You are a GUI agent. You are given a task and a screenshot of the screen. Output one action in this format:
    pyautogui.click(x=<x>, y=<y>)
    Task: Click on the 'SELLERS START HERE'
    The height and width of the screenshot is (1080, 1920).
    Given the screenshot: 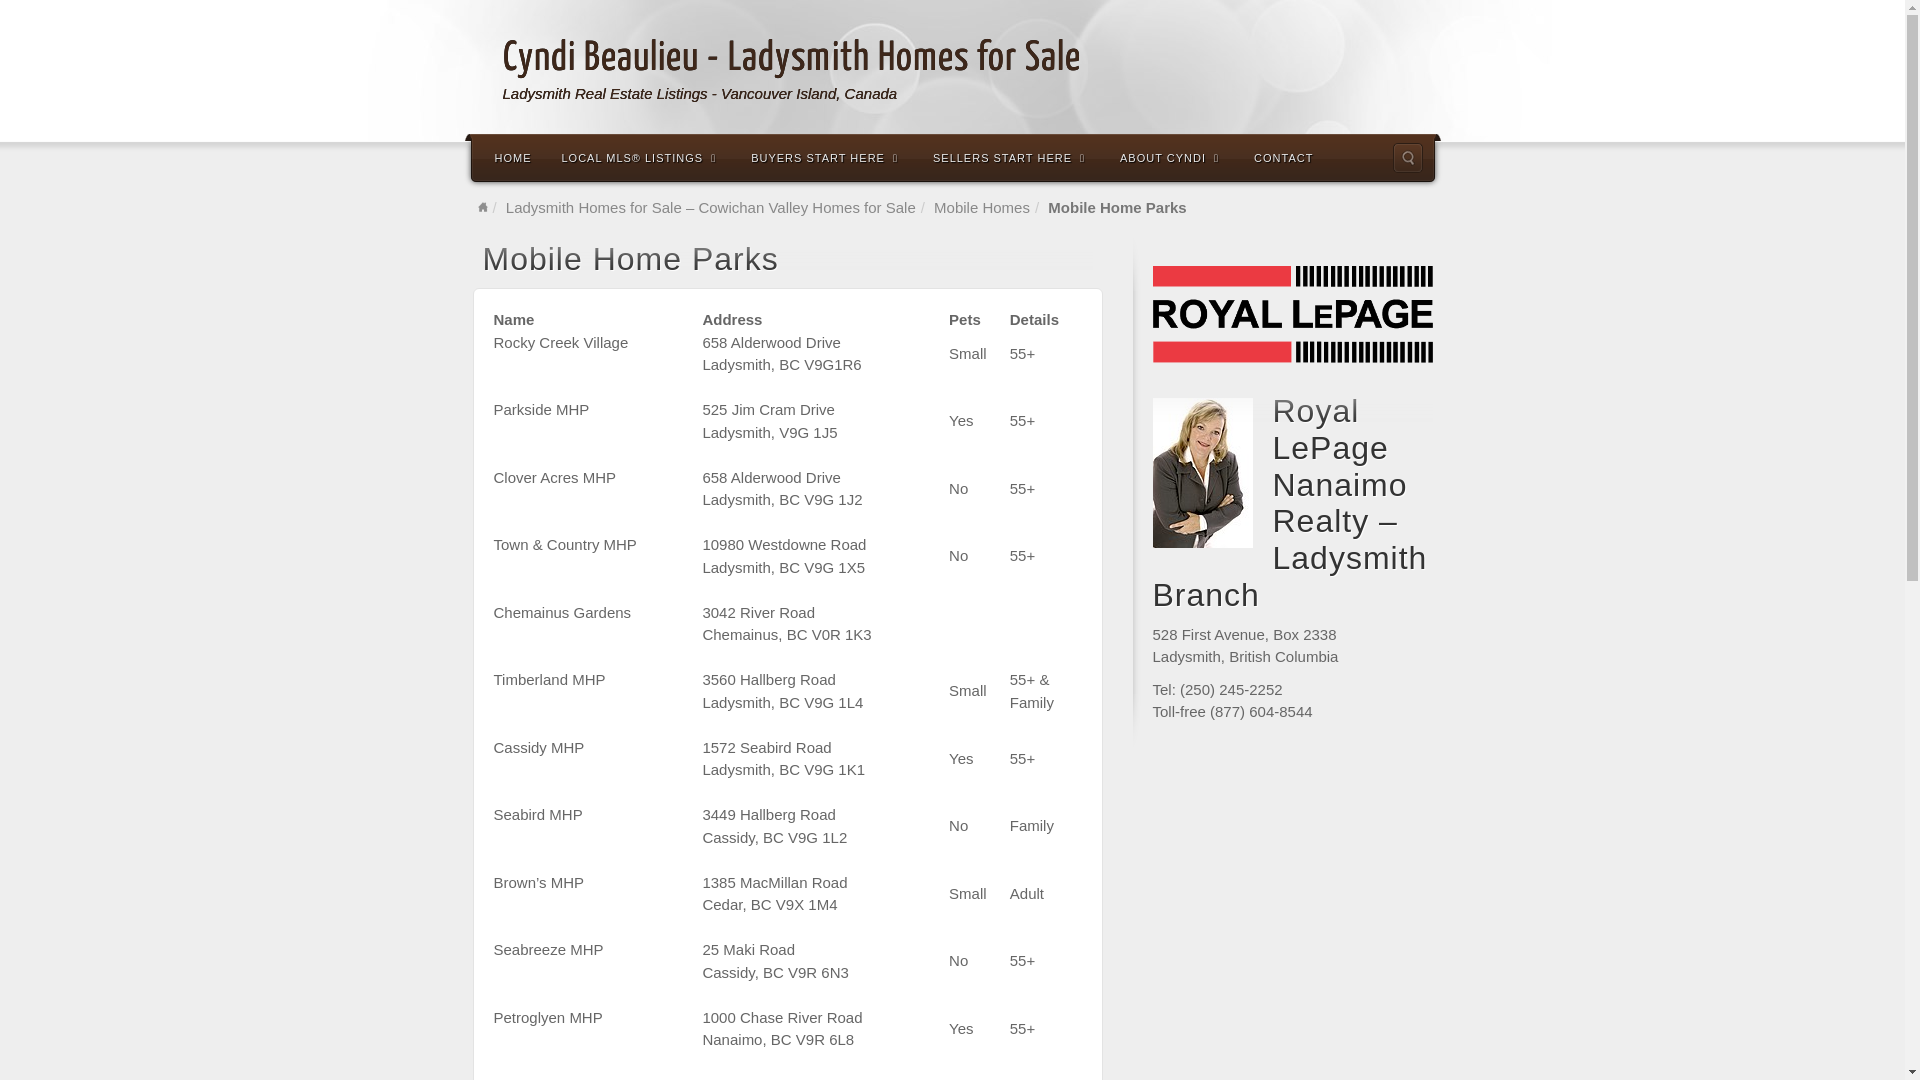 What is the action you would take?
    pyautogui.click(x=1011, y=156)
    